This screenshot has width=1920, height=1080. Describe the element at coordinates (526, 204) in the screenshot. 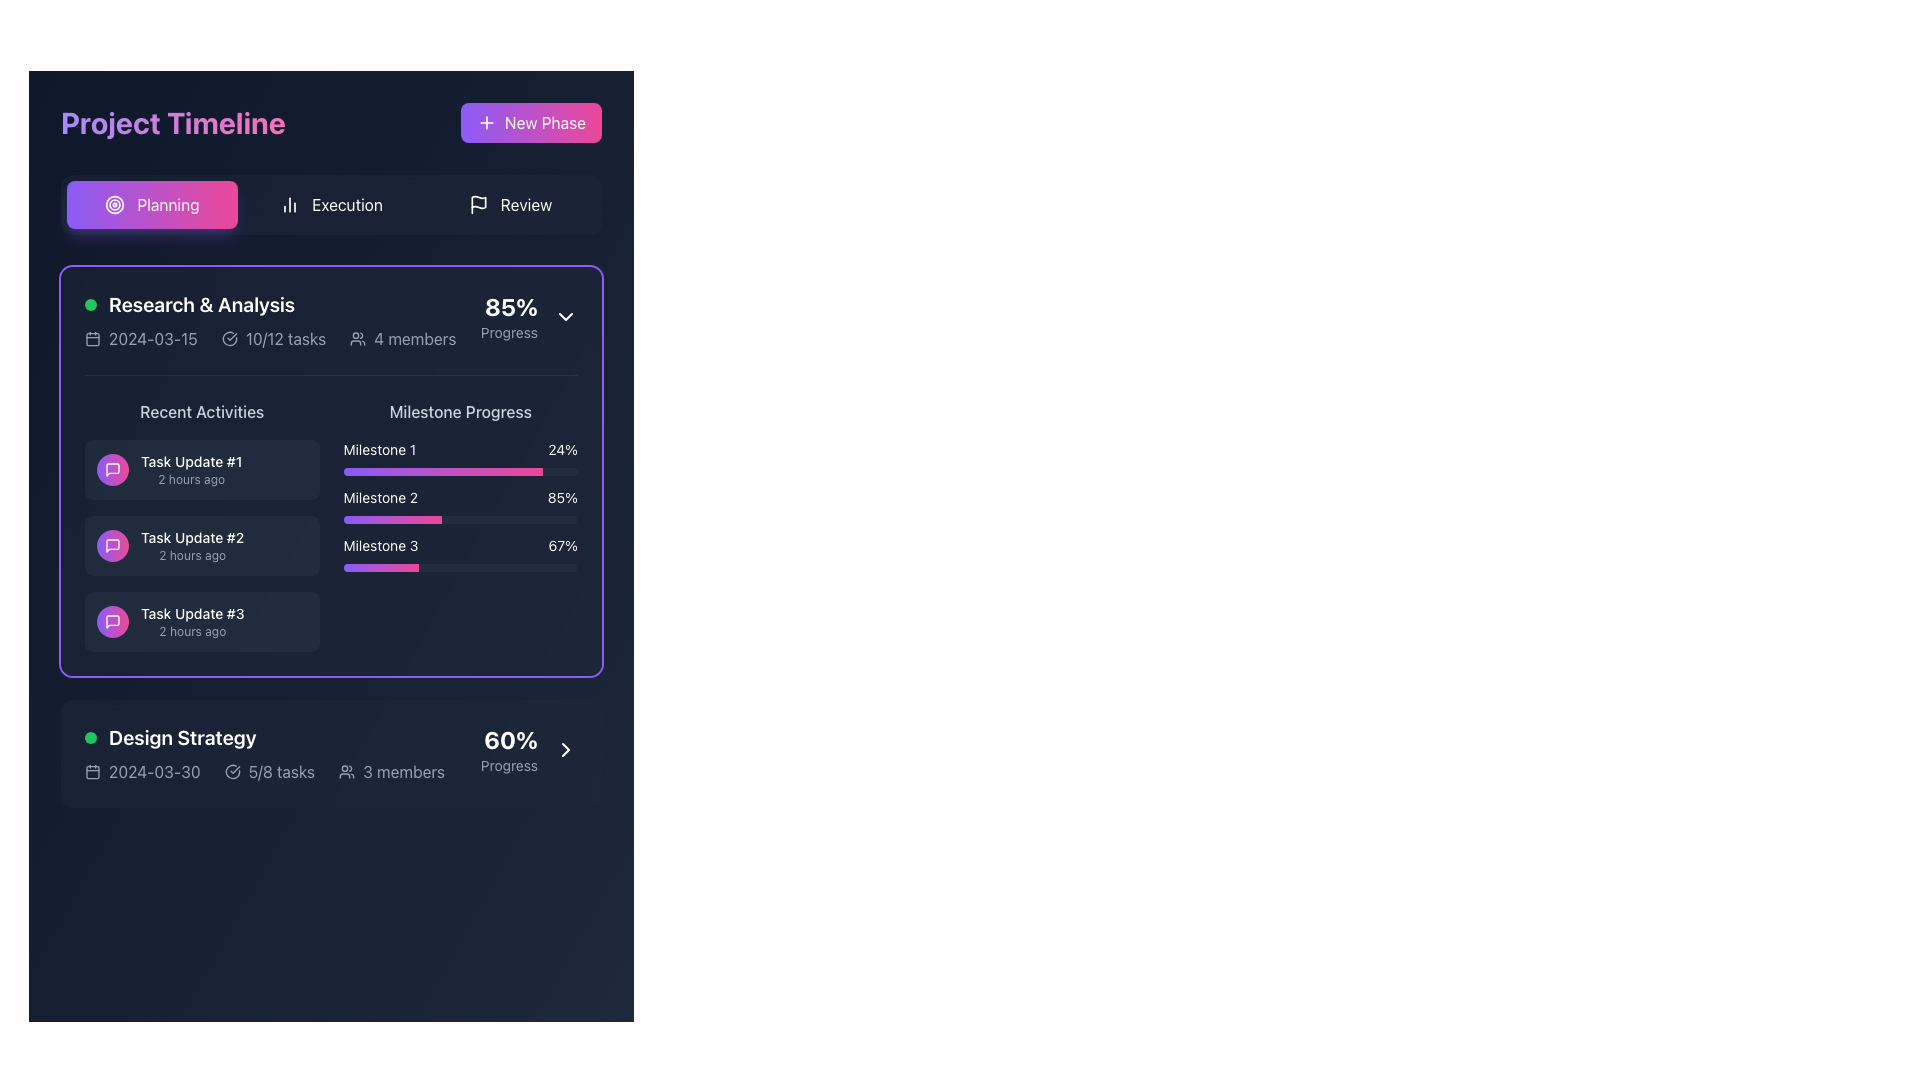

I see `the 'Review' navigation link located at the rightmost position in the navigation bar` at that location.